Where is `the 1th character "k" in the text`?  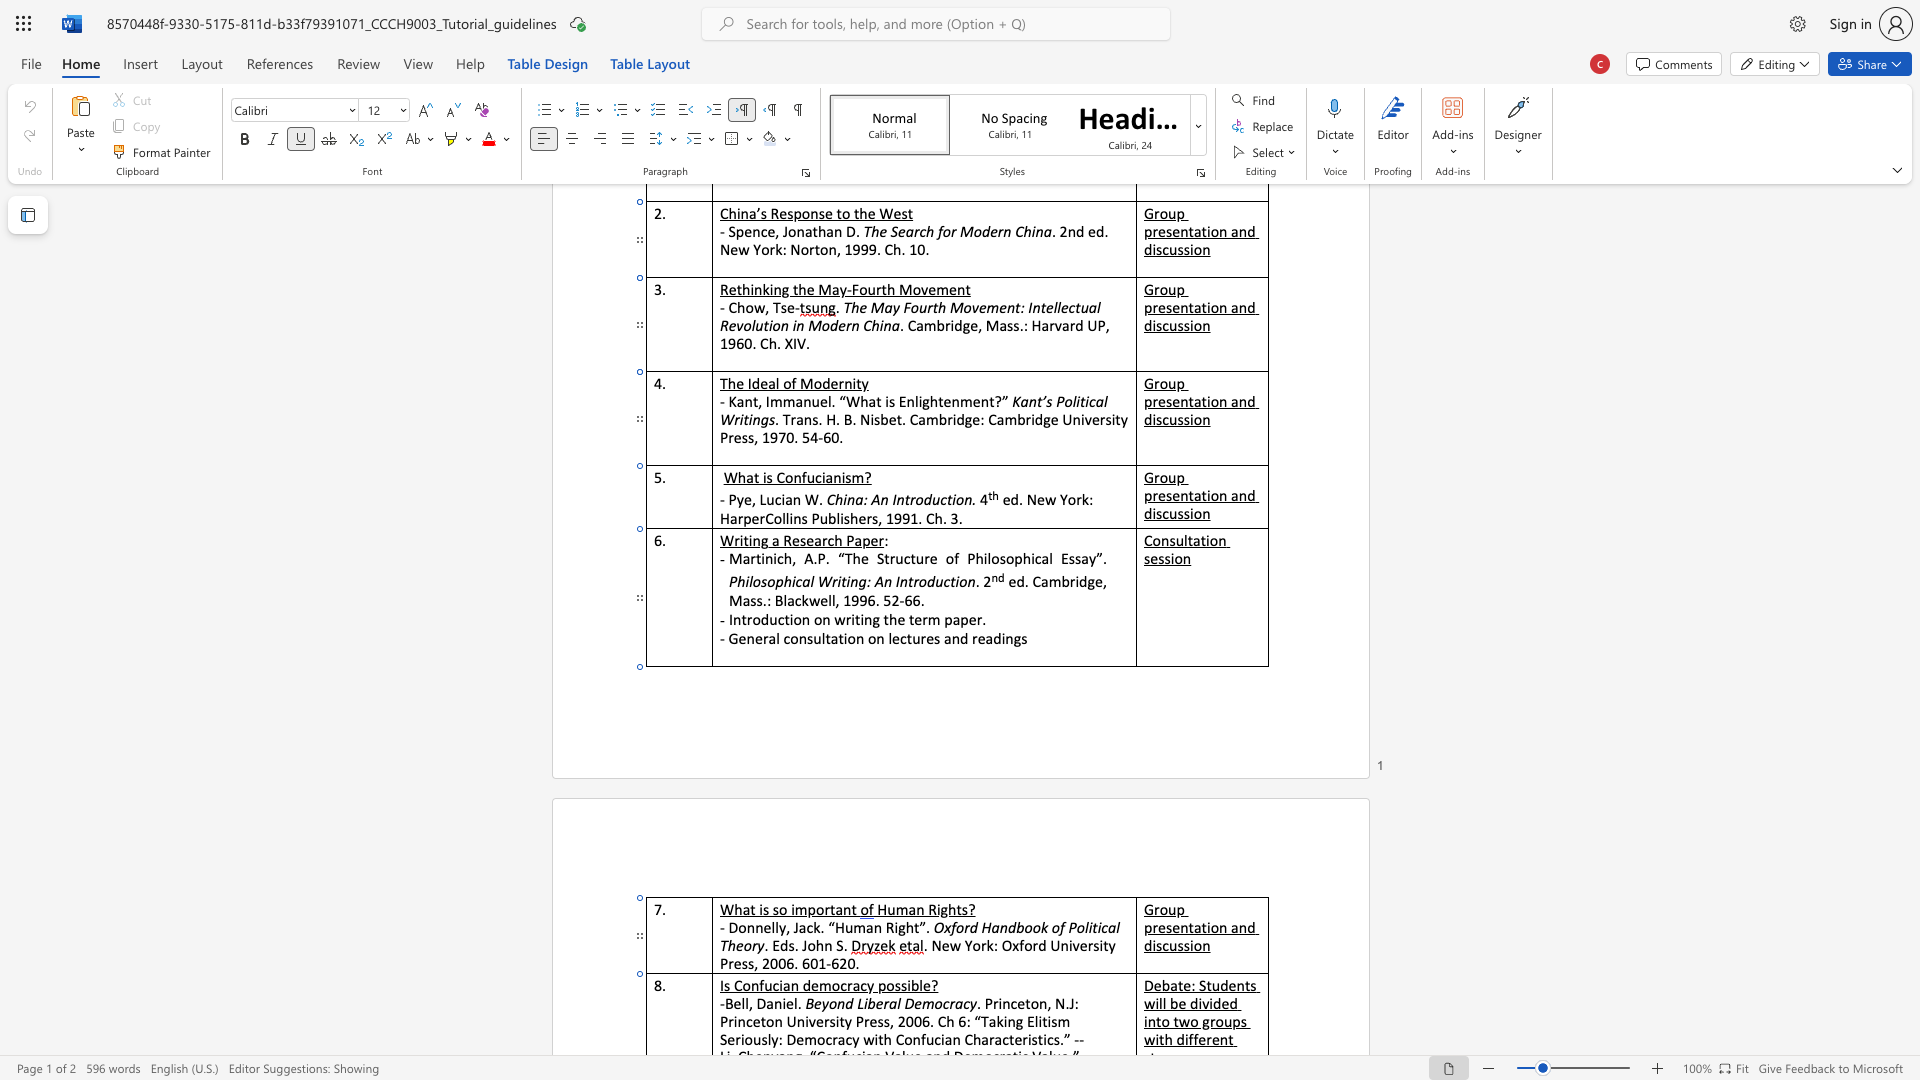
the 1th character "k" in the text is located at coordinates (816, 927).